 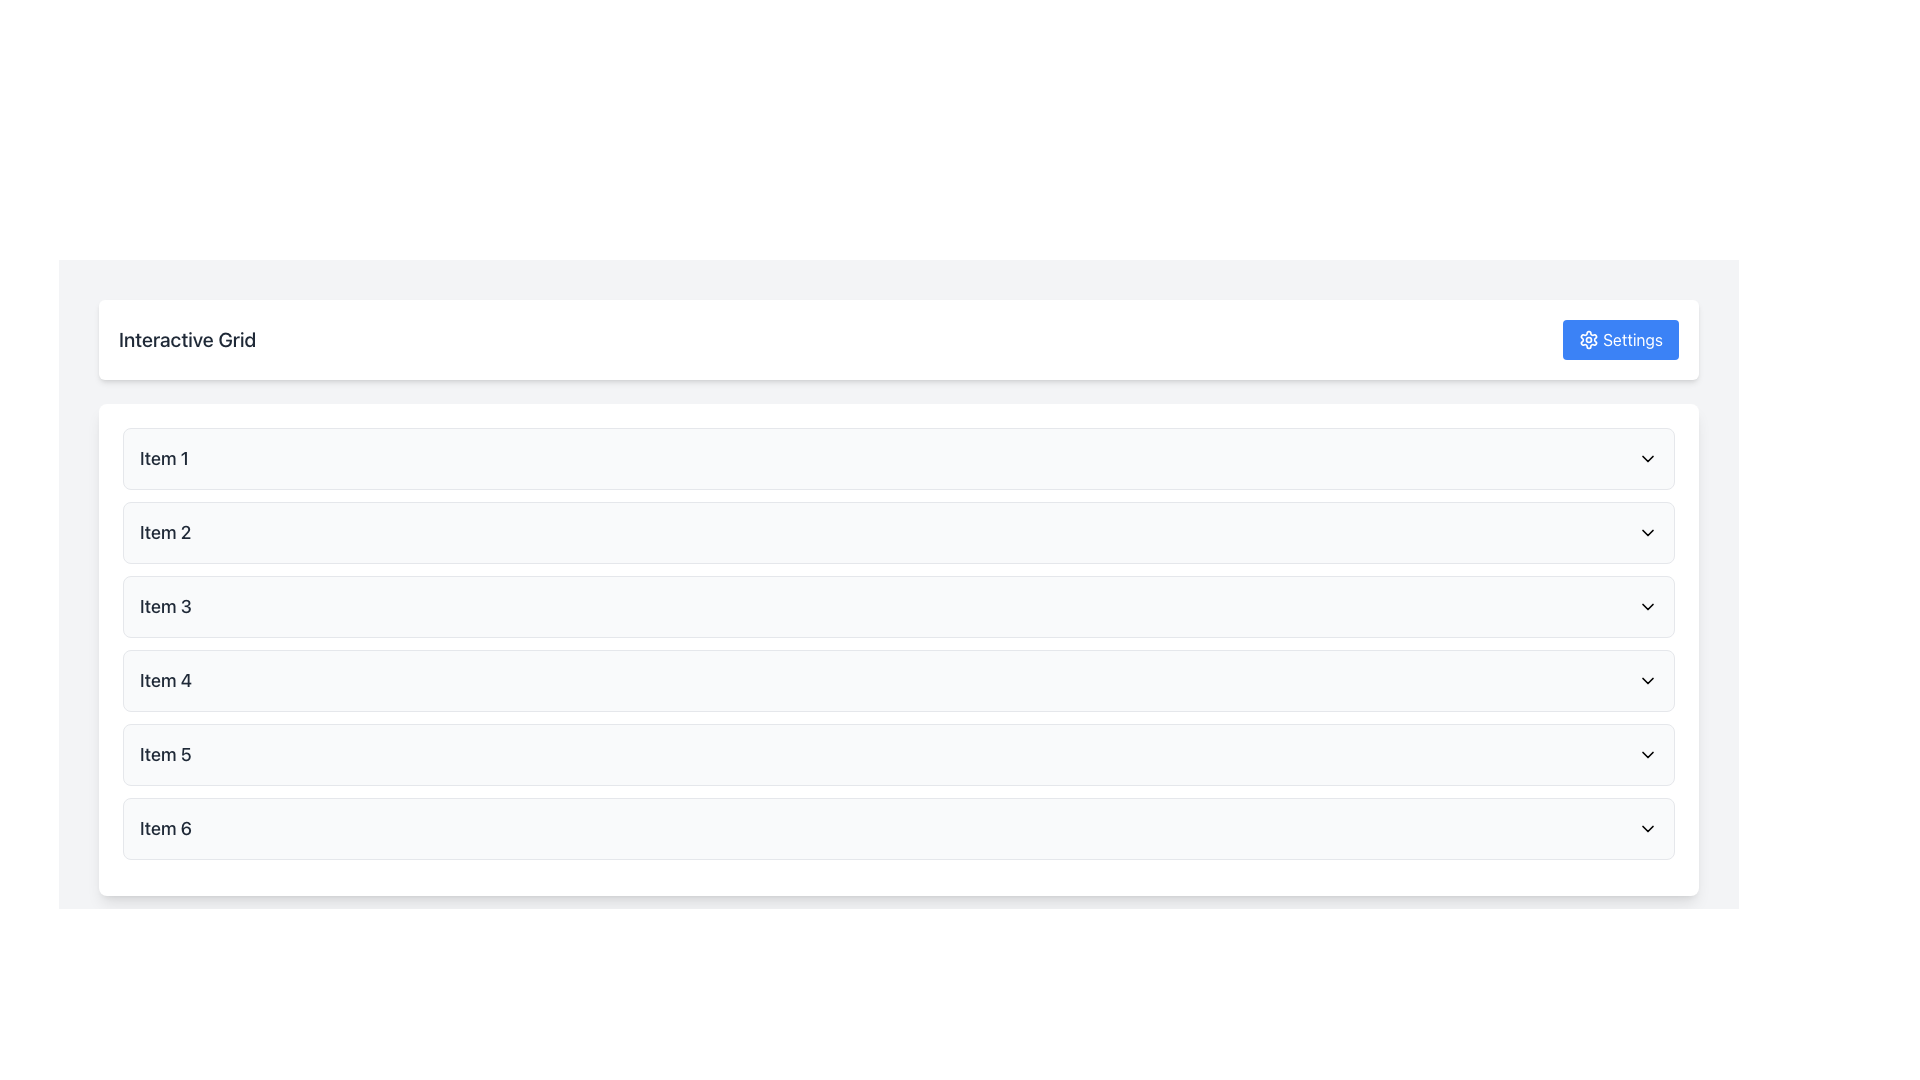 What do you see at coordinates (1647, 755) in the screenshot?
I see `the Chevron-down icon` at bounding box center [1647, 755].